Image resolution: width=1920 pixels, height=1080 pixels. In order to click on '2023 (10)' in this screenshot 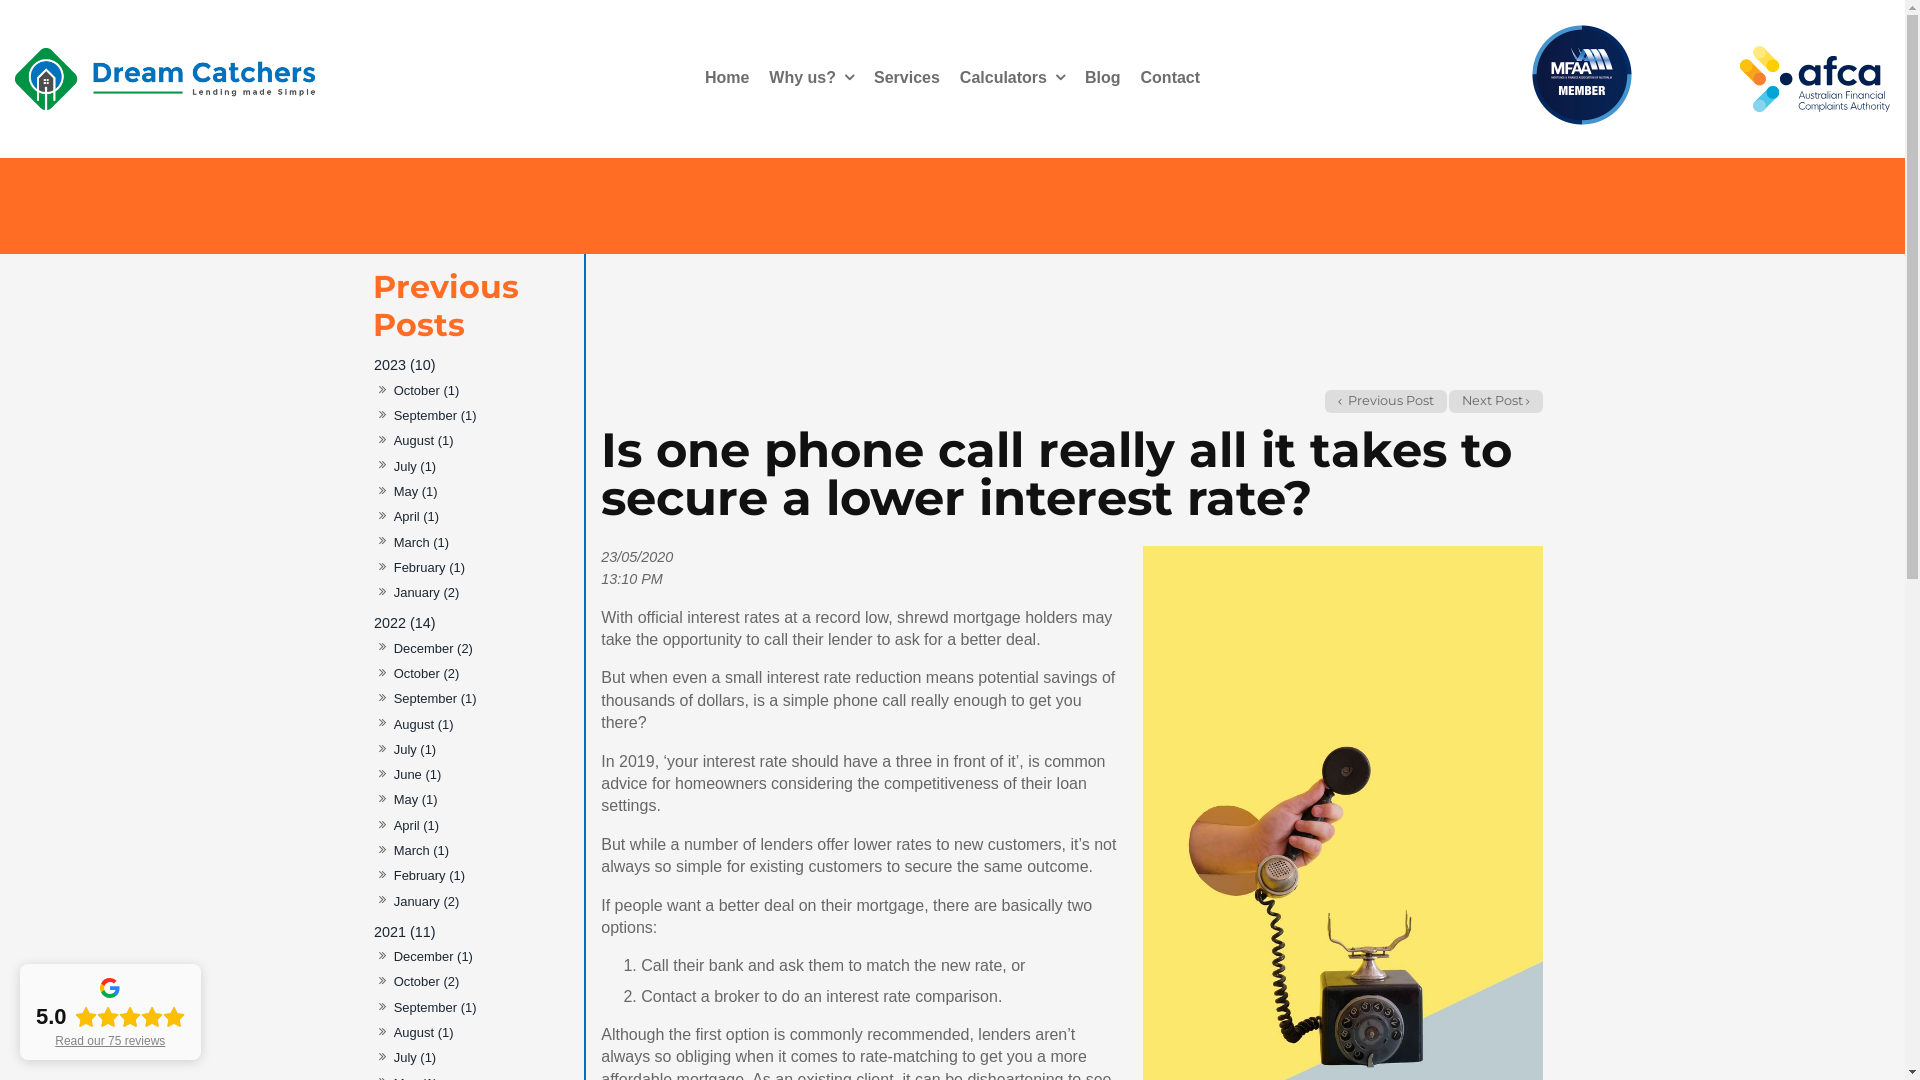, I will do `click(472, 365)`.